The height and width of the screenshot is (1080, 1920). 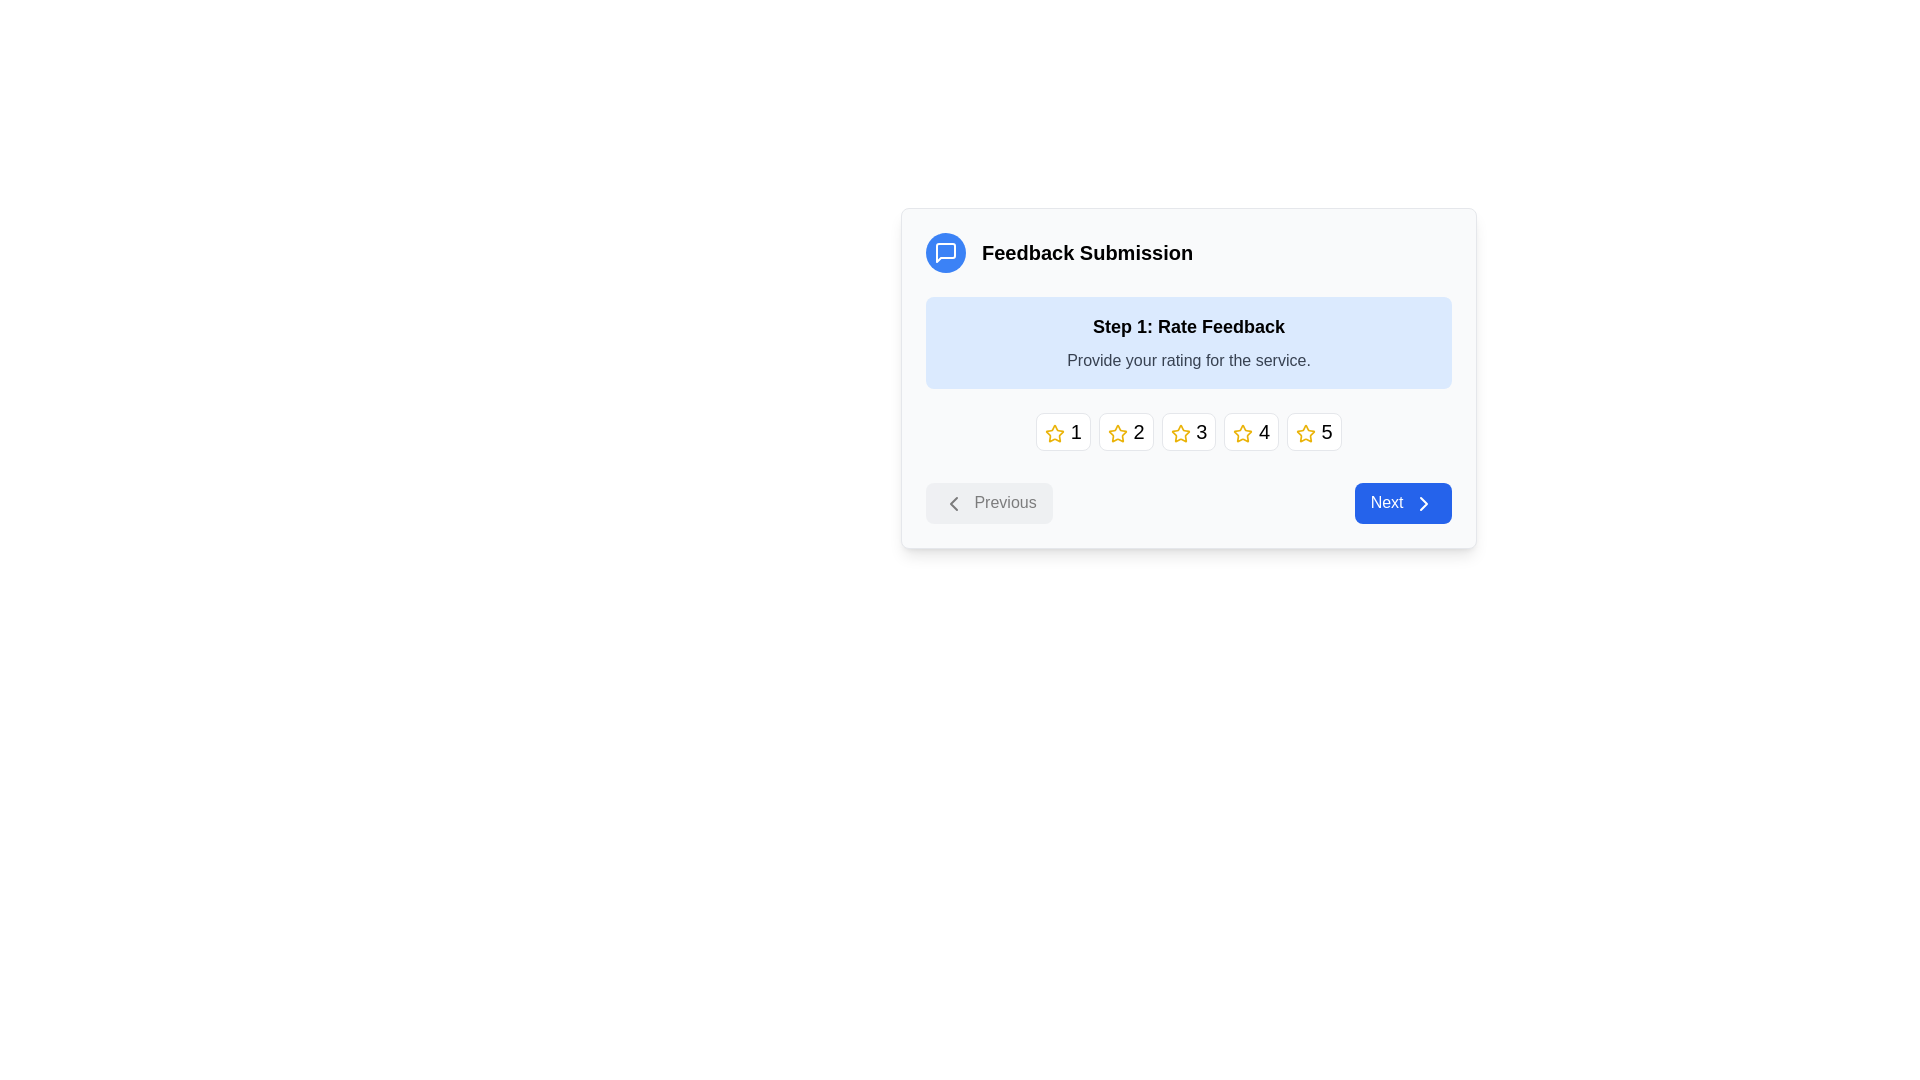 What do you see at coordinates (1242, 432) in the screenshot?
I see `the fourth star icon in the rating sequence` at bounding box center [1242, 432].